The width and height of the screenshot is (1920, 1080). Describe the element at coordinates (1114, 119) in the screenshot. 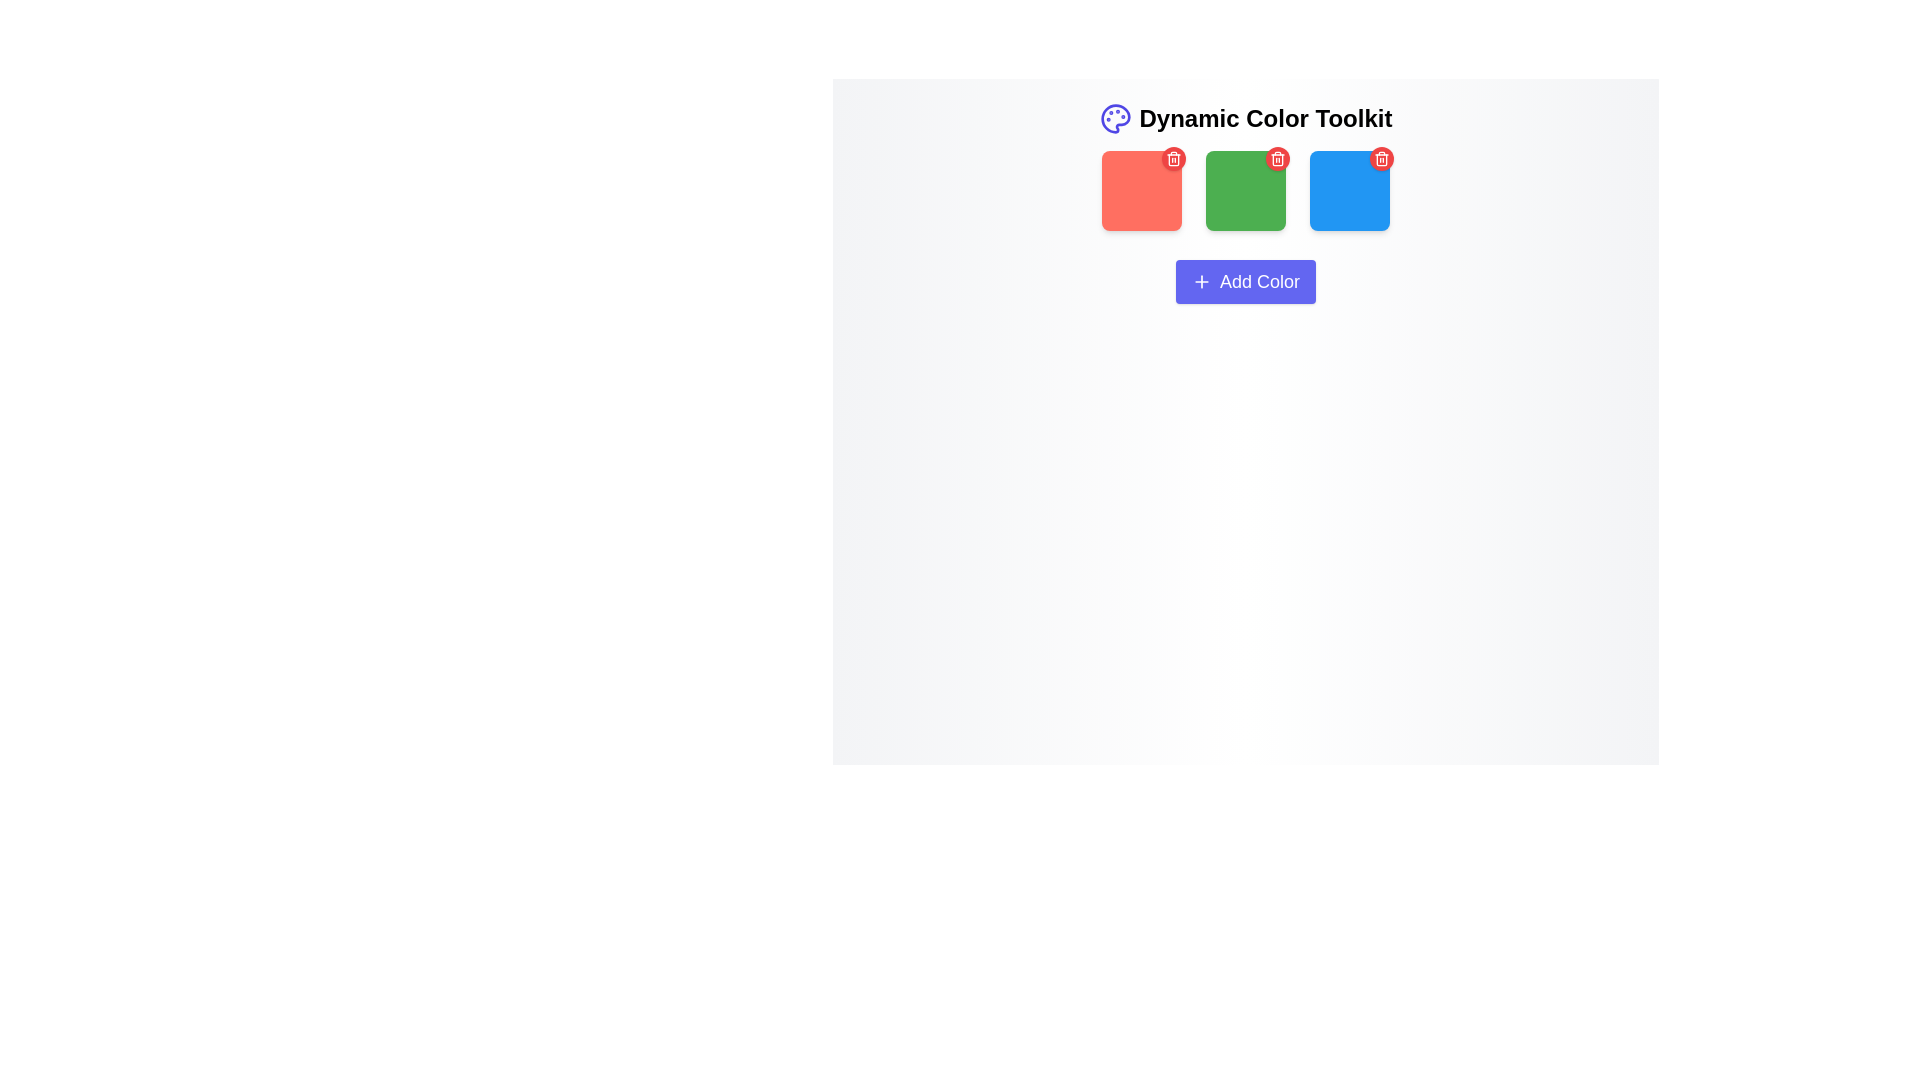

I see `the rounded indigo painter's palette icon located next to the header text 'Dynamic Color Toolkit' in the top-left corner of the interface` at that location.